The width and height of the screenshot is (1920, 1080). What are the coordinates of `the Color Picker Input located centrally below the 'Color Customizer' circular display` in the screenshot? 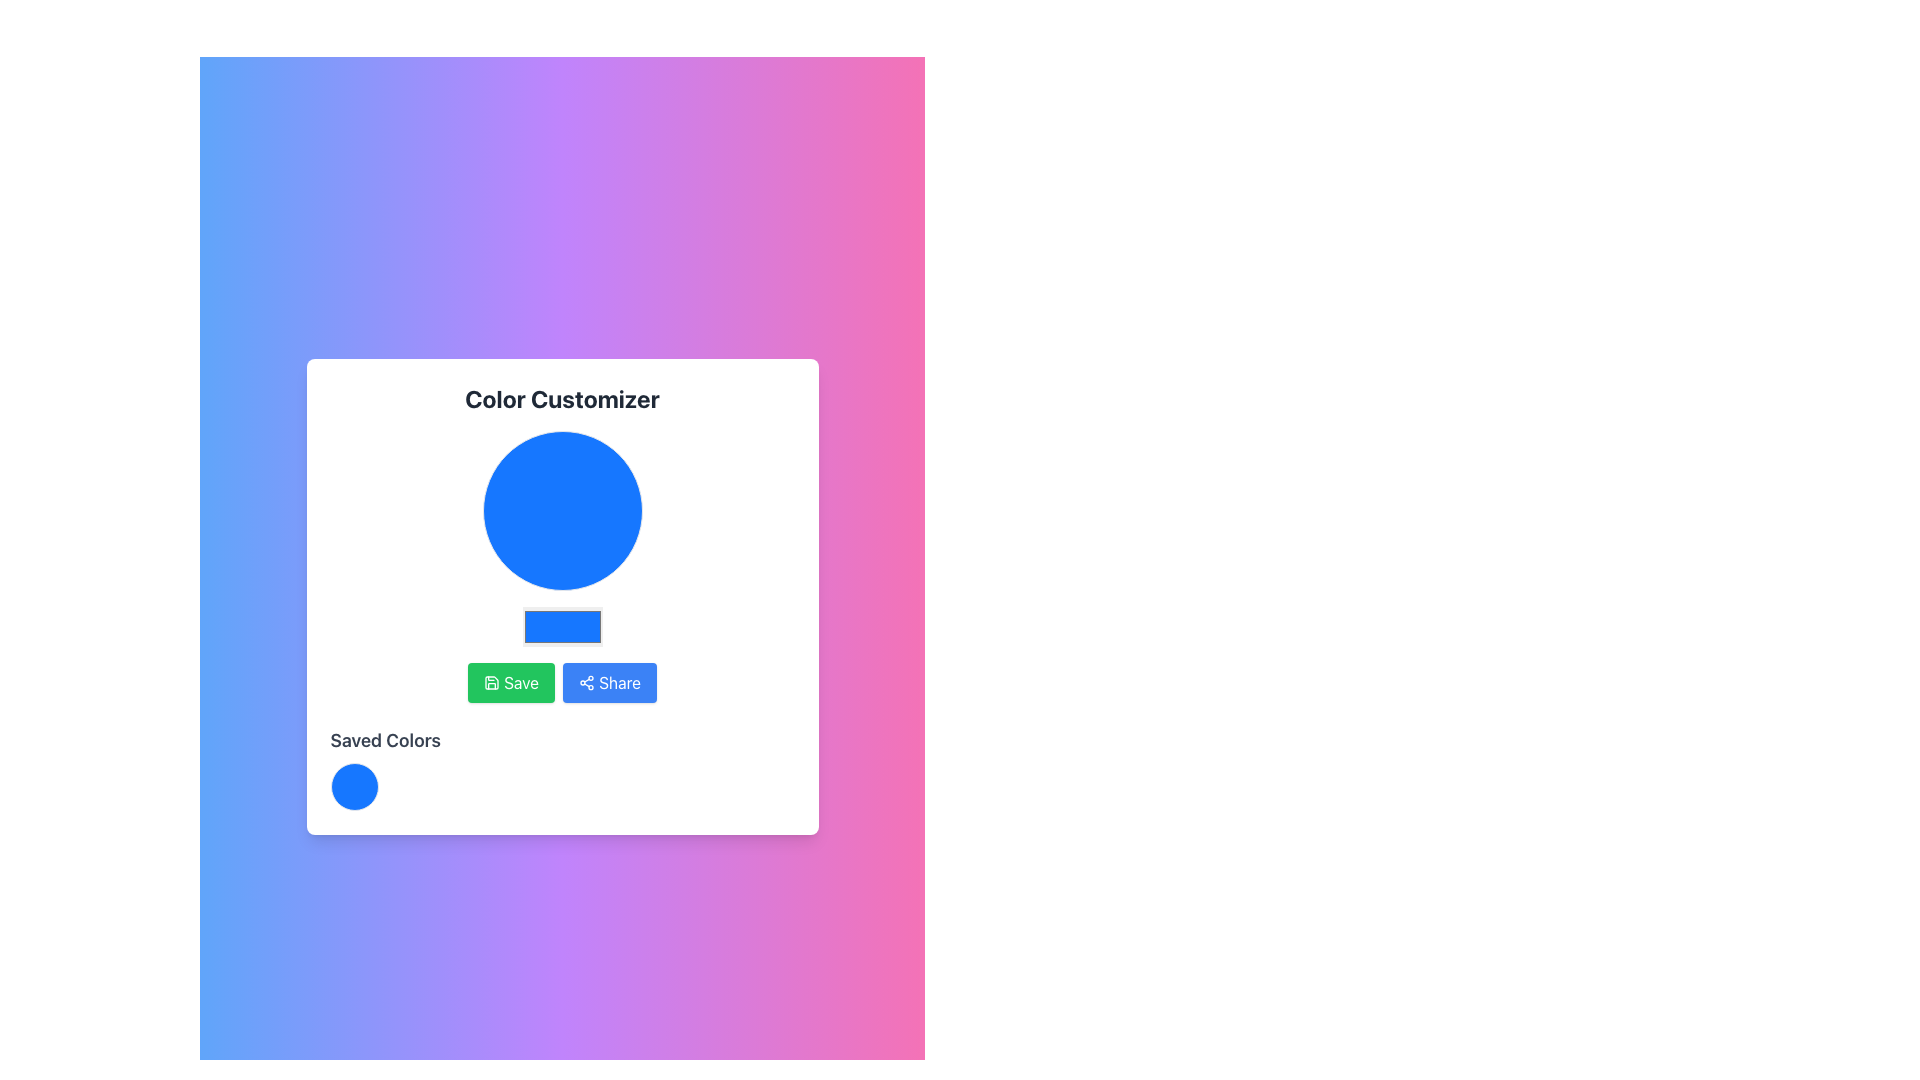 It's located at (561, 596).